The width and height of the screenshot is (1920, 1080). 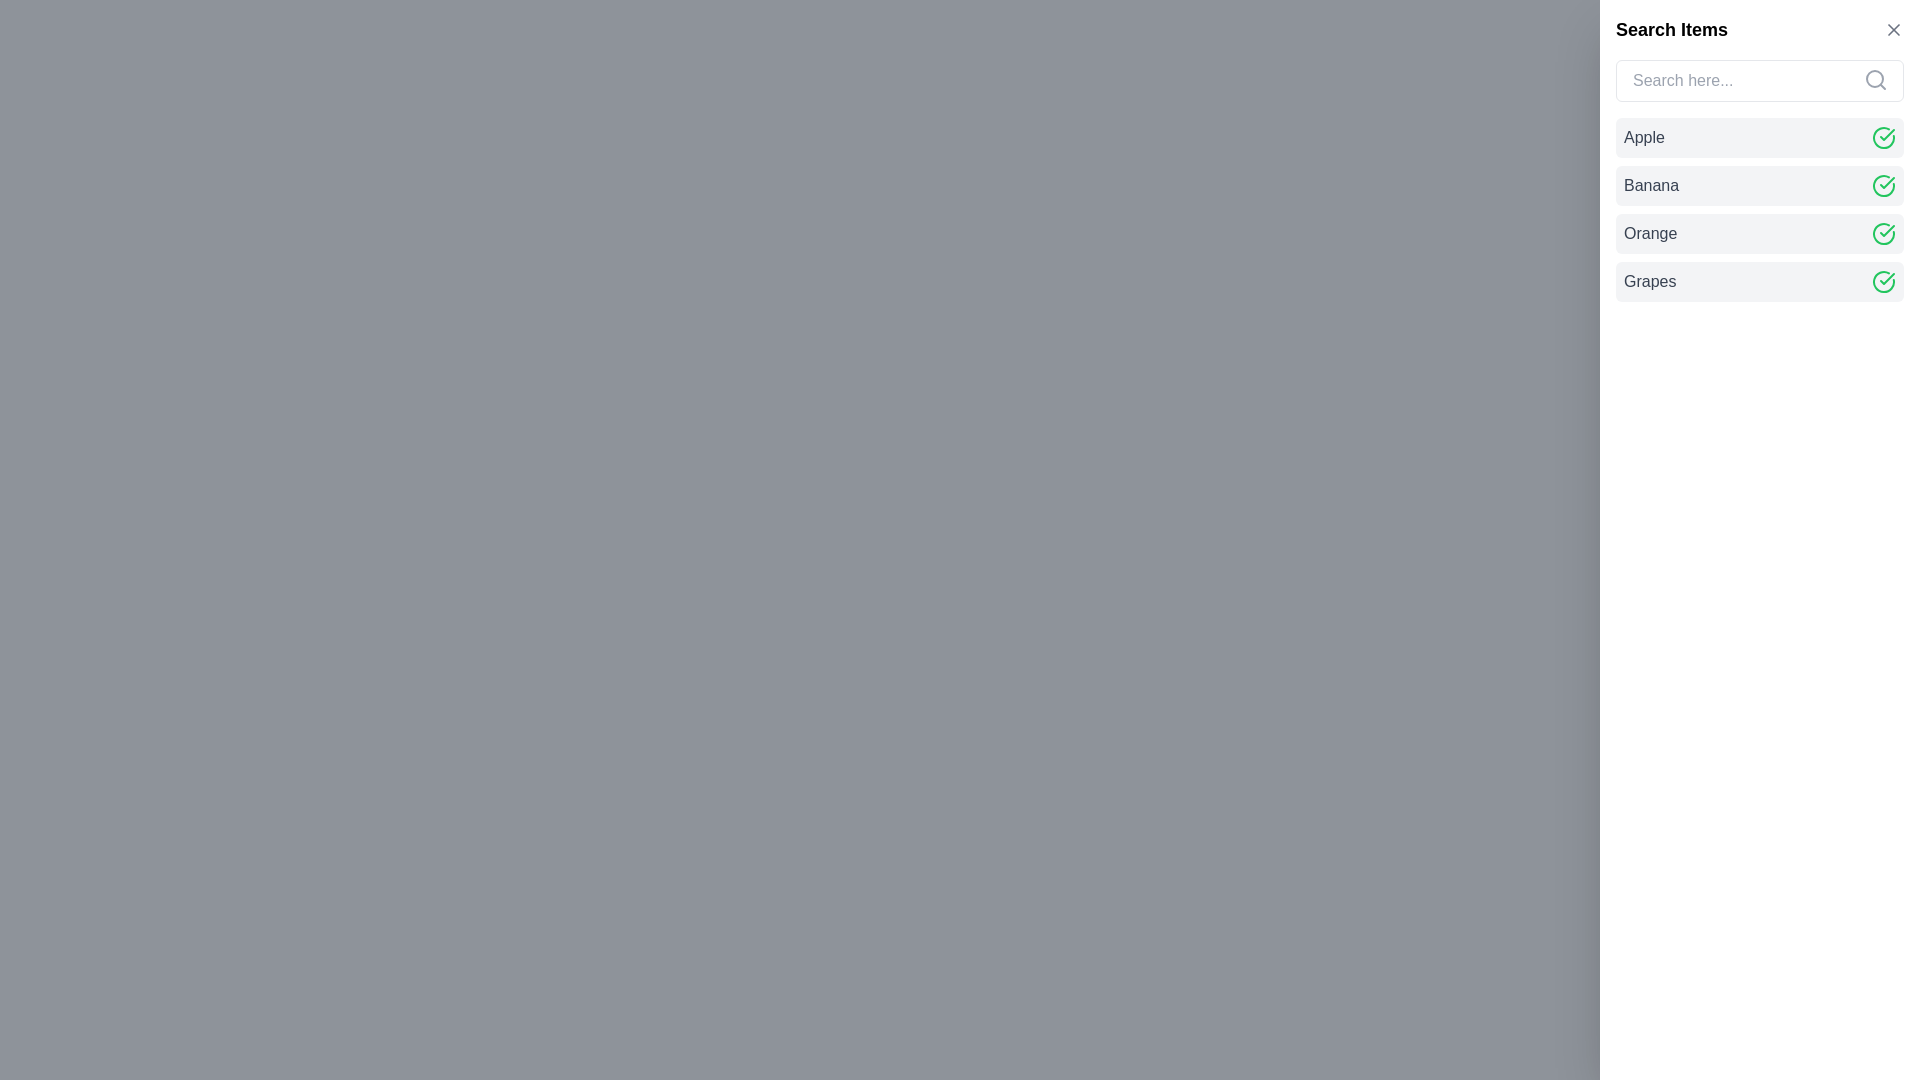 What do you see at coordinates (1760, 233) in the screenshot?
I see `the third item in the selectable list under the 'Search Items' section, which is located between 'Banana' and 'Grapes'` at bounding box center [1760, 233].